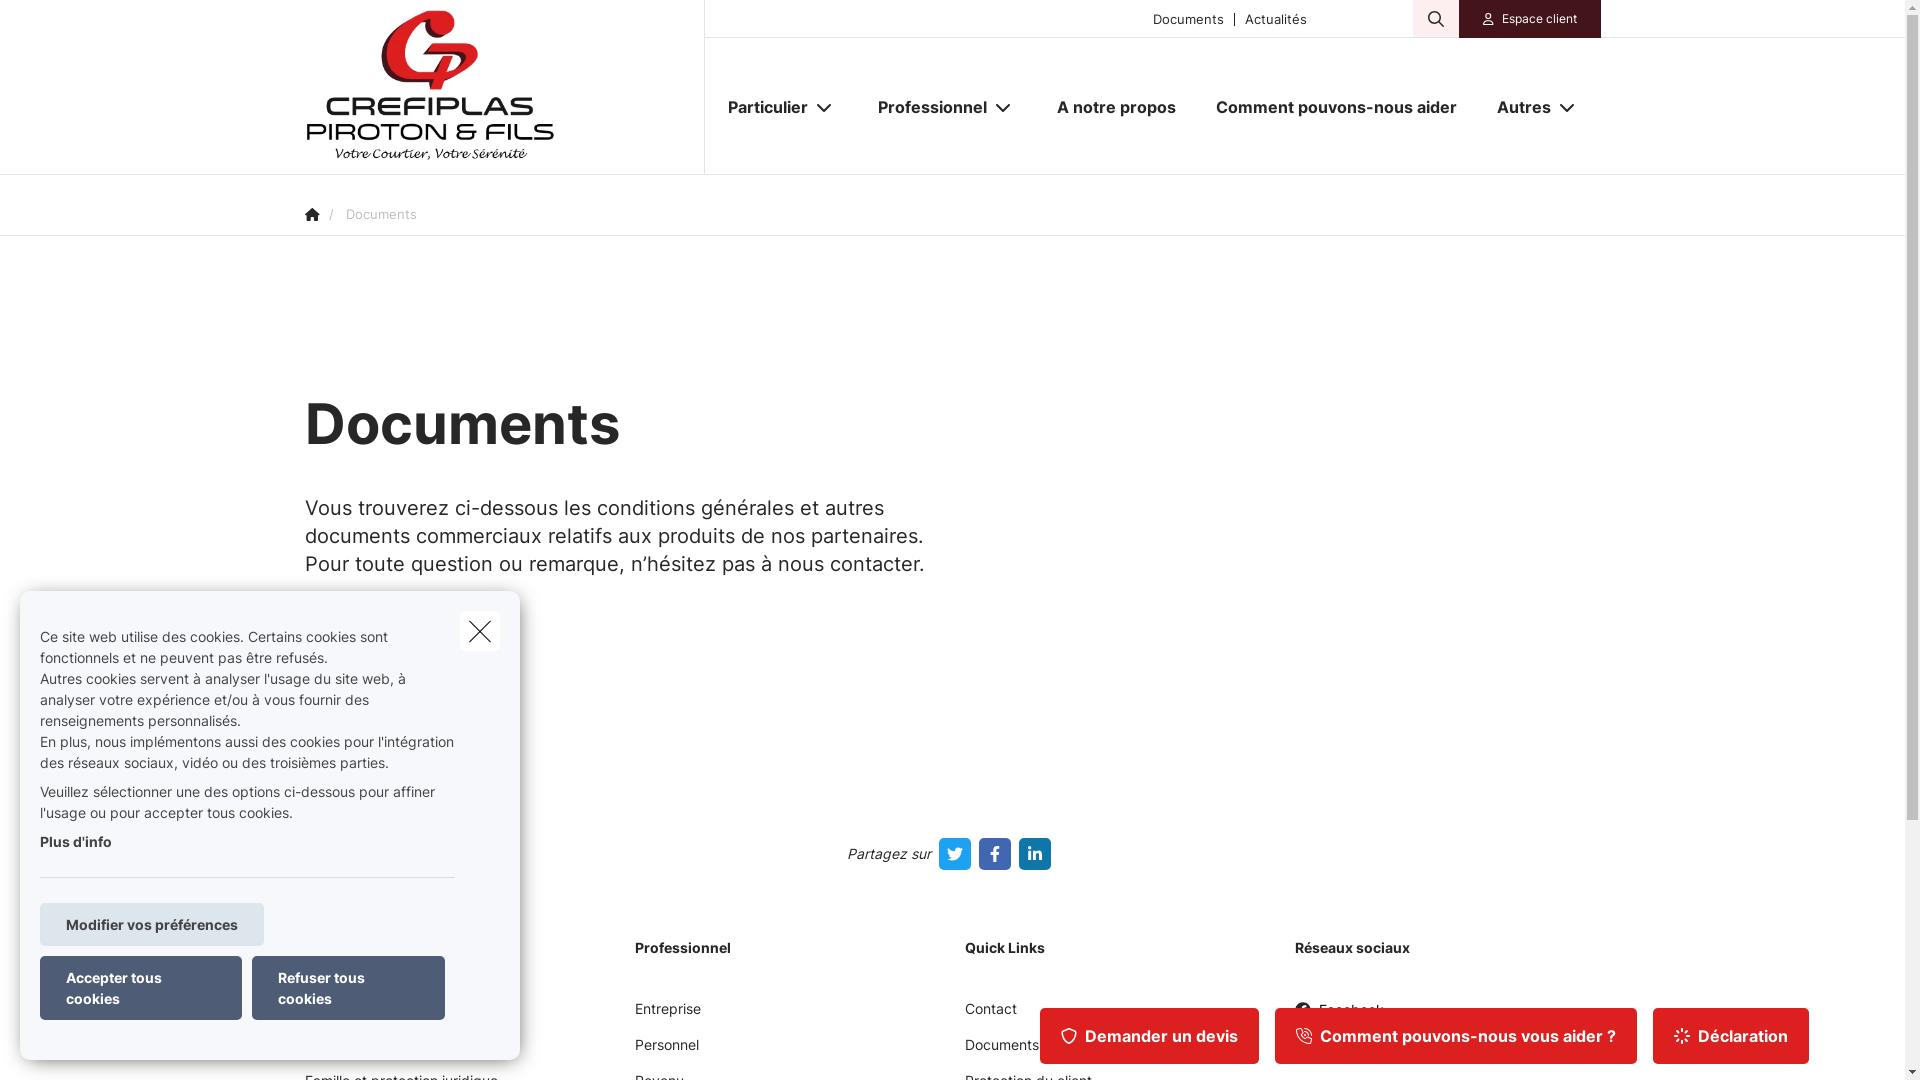  I want to click on 'Documents', so click(1188, 18).